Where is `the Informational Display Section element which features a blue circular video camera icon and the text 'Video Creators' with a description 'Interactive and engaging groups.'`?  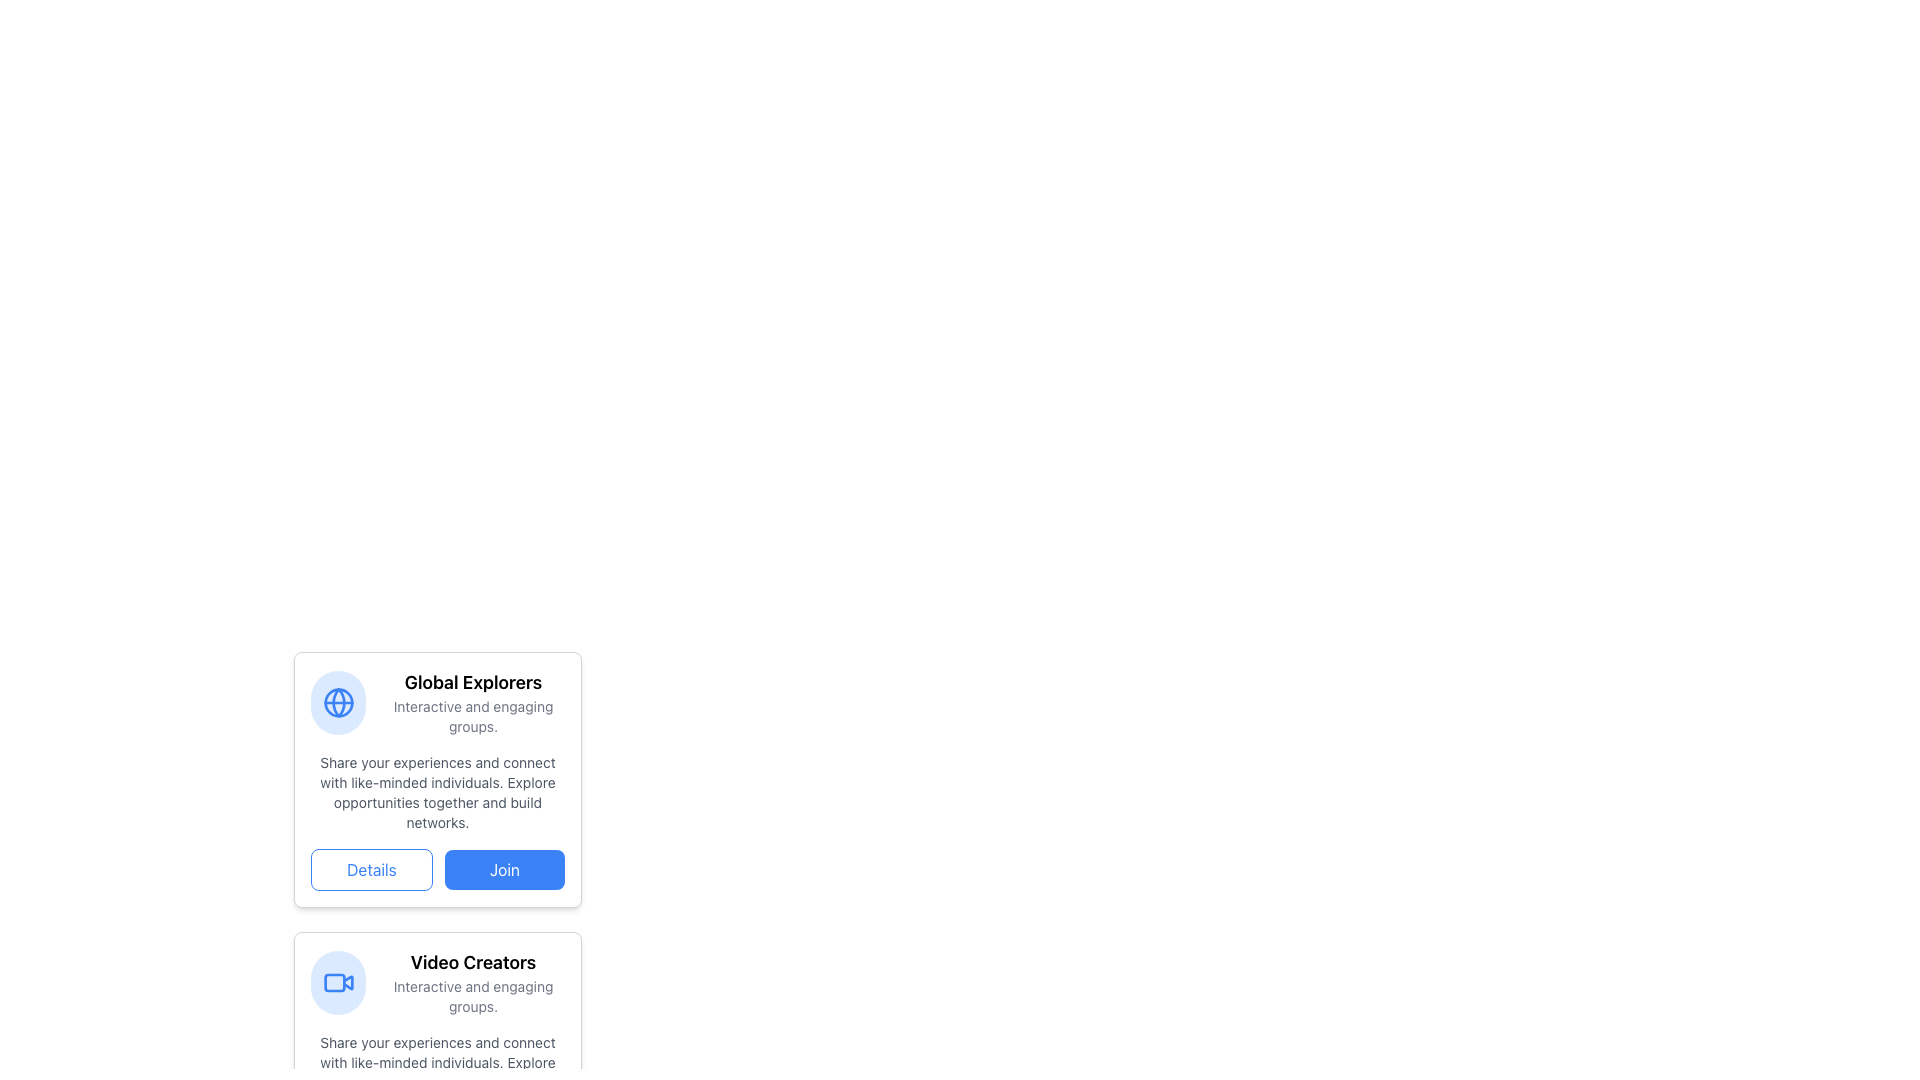 the Informational Display Section element which features a blue circular video camera icon and the text 'Video Creators' with a description 'Interactive and engaging groups.' is located at coordinates (436, 982).